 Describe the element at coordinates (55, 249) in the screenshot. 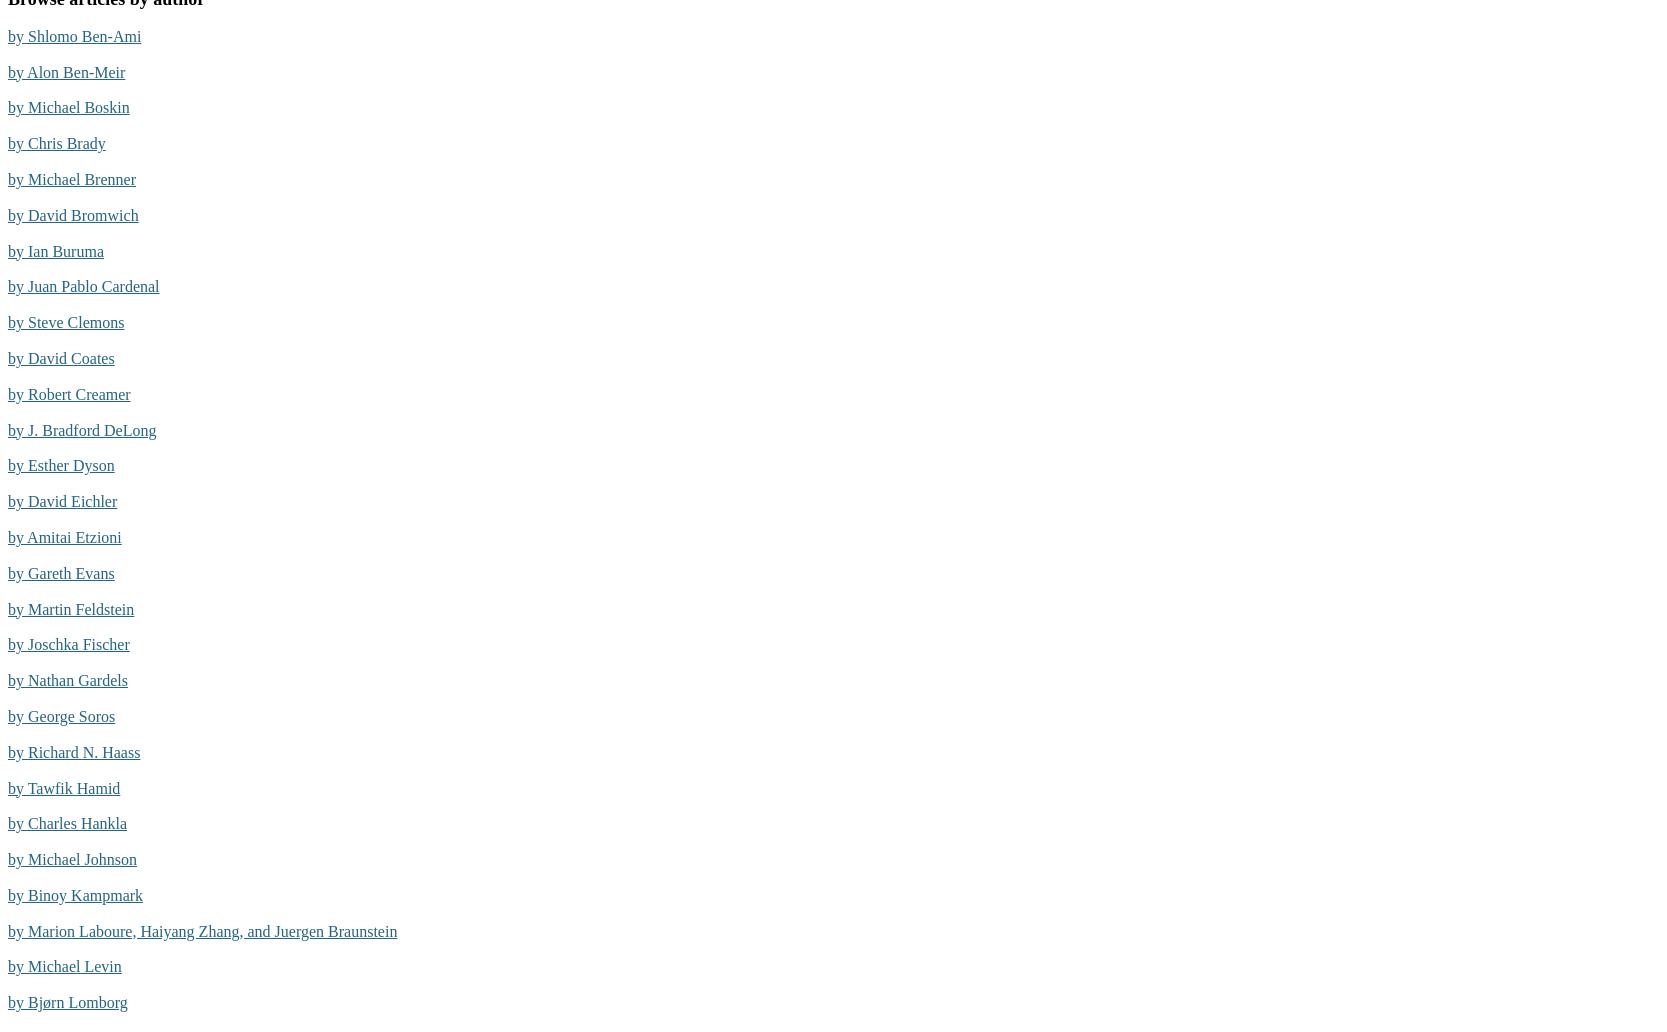

I see `'by Ian Buruma'` at that location.